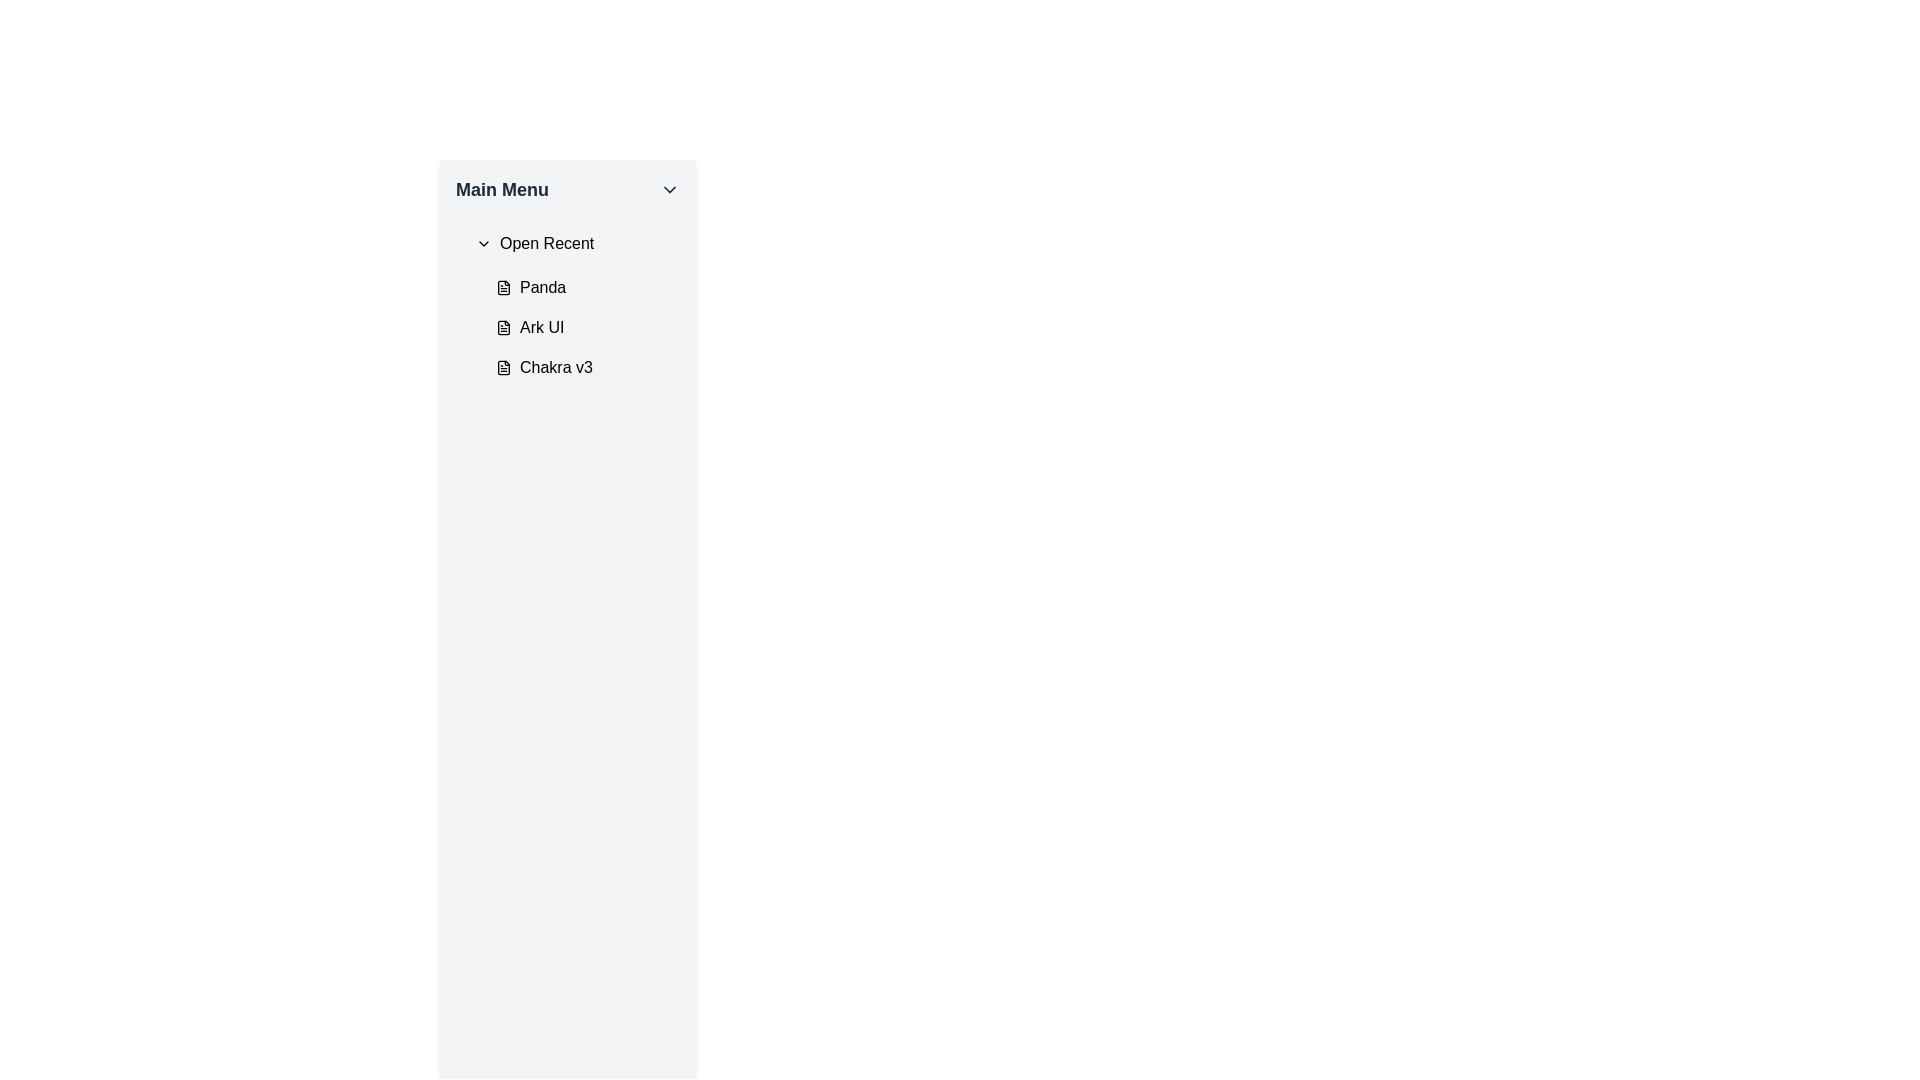 Image resolution: width=1920 pixels, height=1080 pixels. I want to click on the SVG icon resembling a document or file, located in the left navigation panel under the 'Open Recent' section, preceding the text label 'Panda', so click(504, 288).